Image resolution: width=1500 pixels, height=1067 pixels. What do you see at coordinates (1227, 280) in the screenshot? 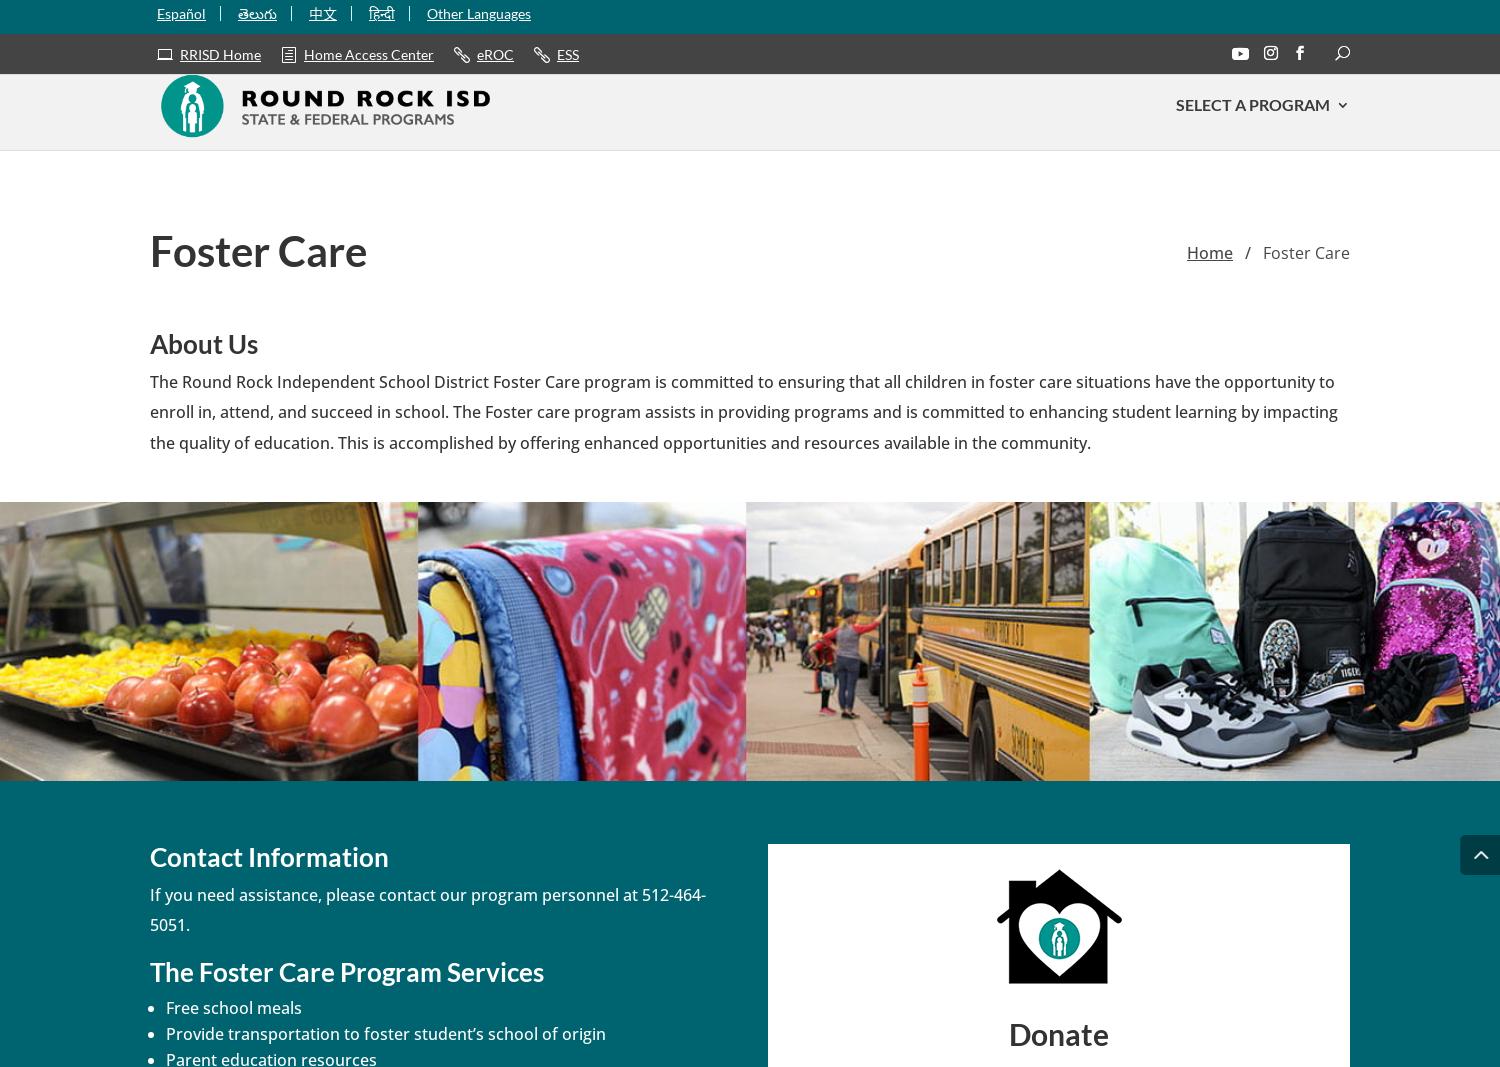
I see `'ESL'` at bounding box center [1227, 280].